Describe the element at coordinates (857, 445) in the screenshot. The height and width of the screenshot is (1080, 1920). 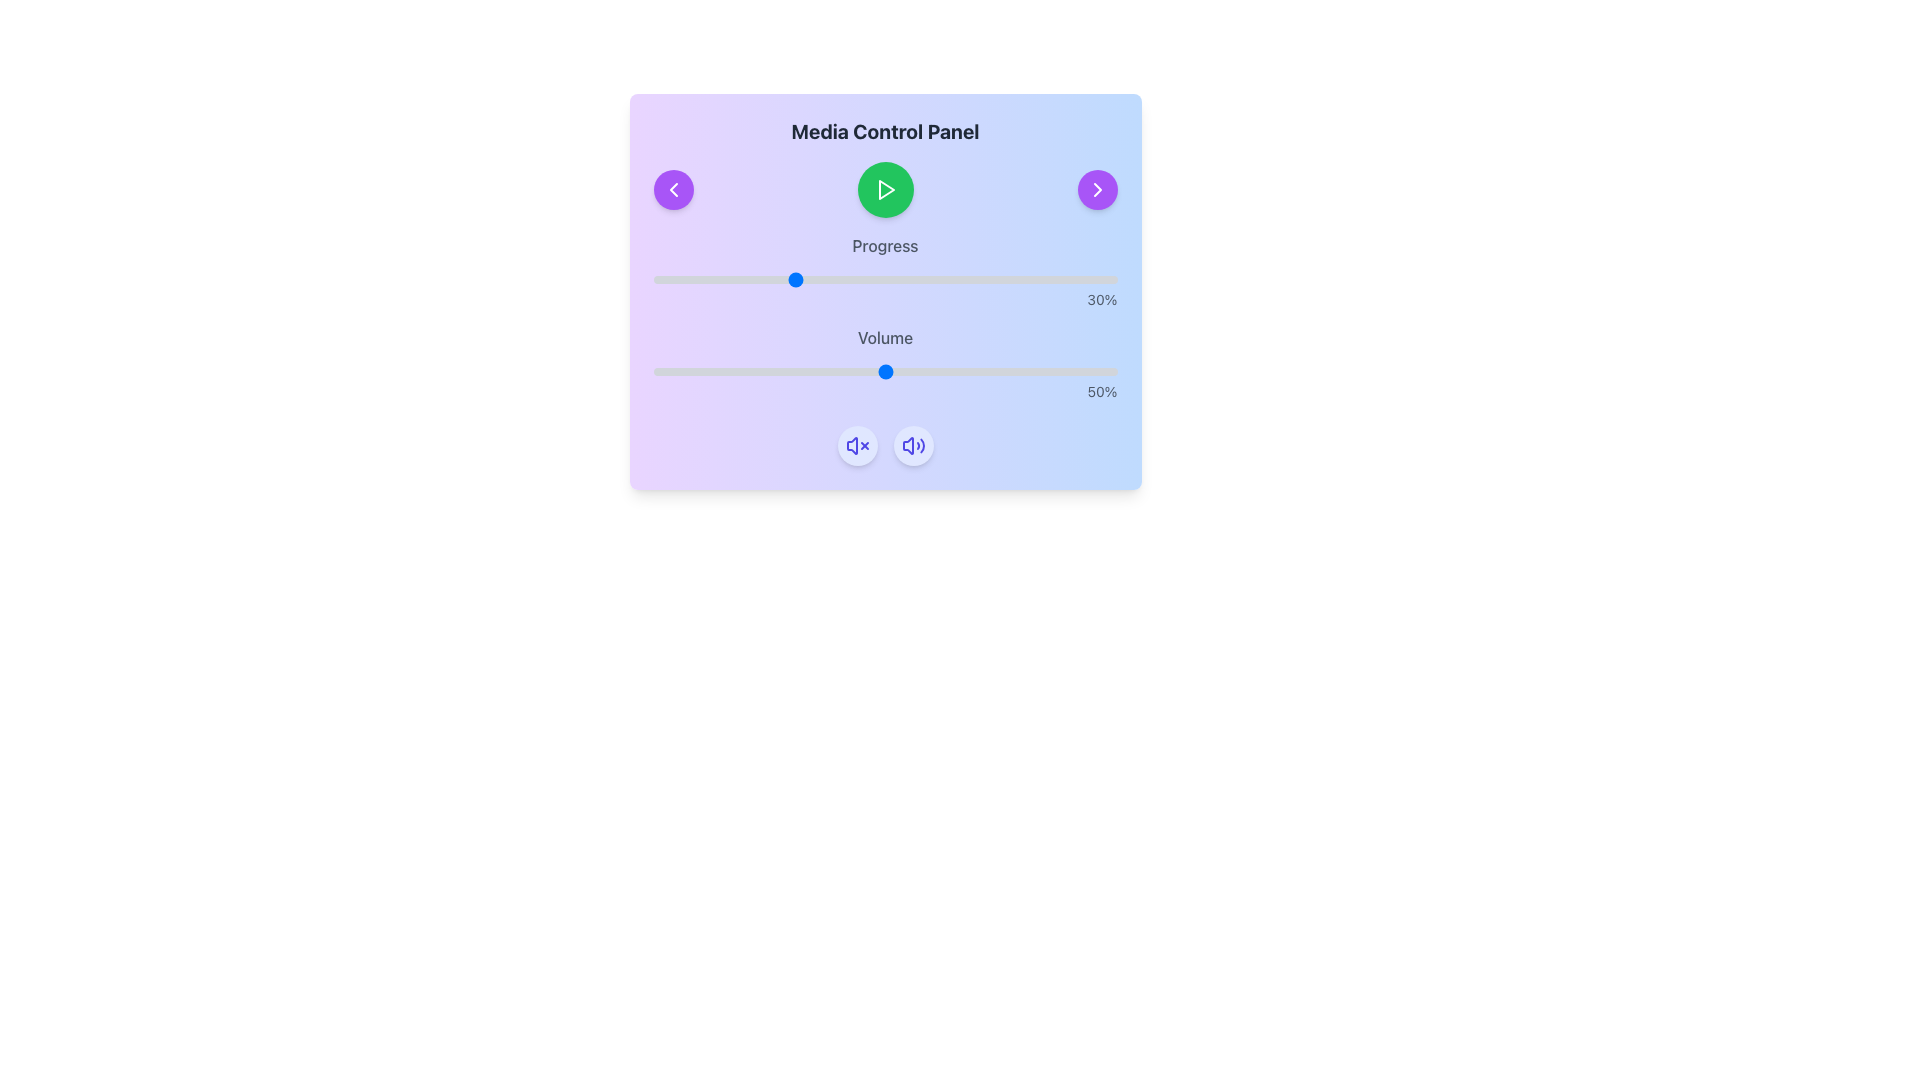
I see `the mute button located at the bottom section of the media control panel` at that location.